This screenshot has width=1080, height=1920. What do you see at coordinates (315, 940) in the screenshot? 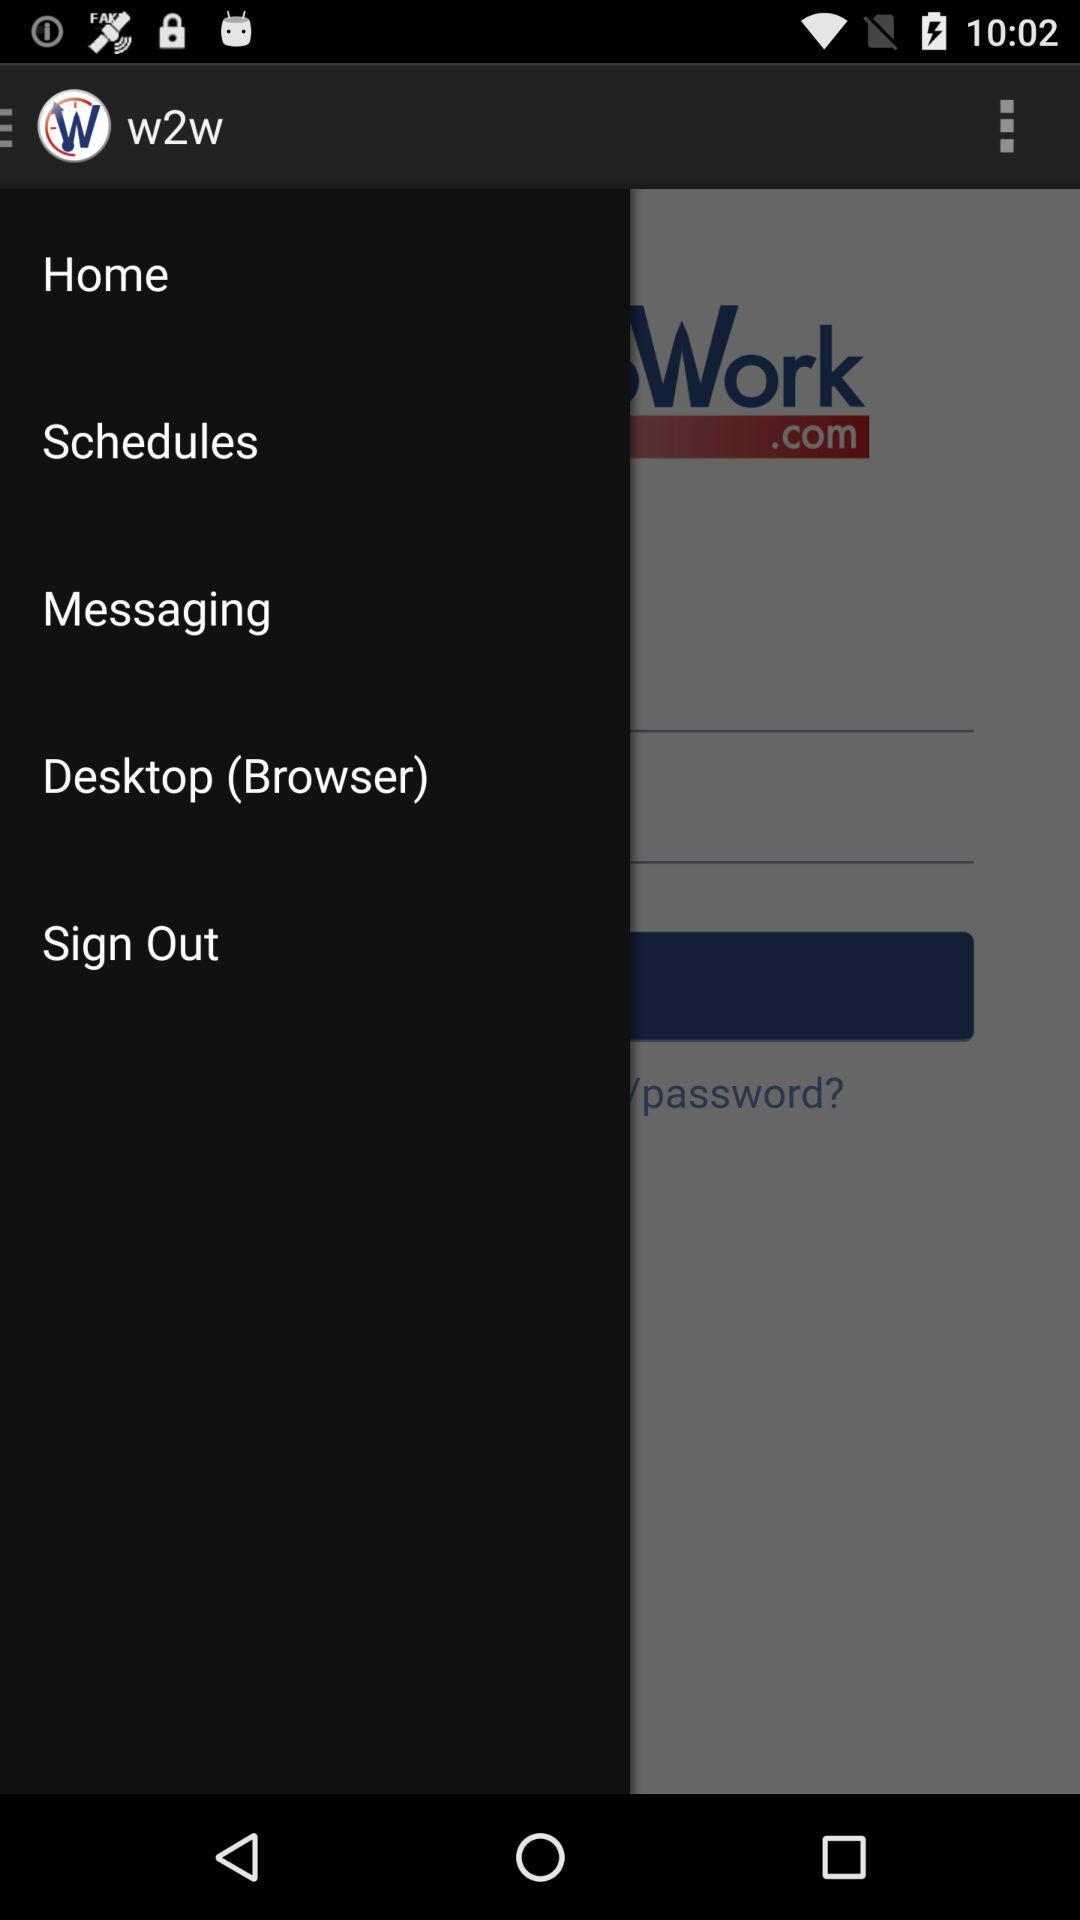
I see `the sign out item` at bounding box center [315, 940].